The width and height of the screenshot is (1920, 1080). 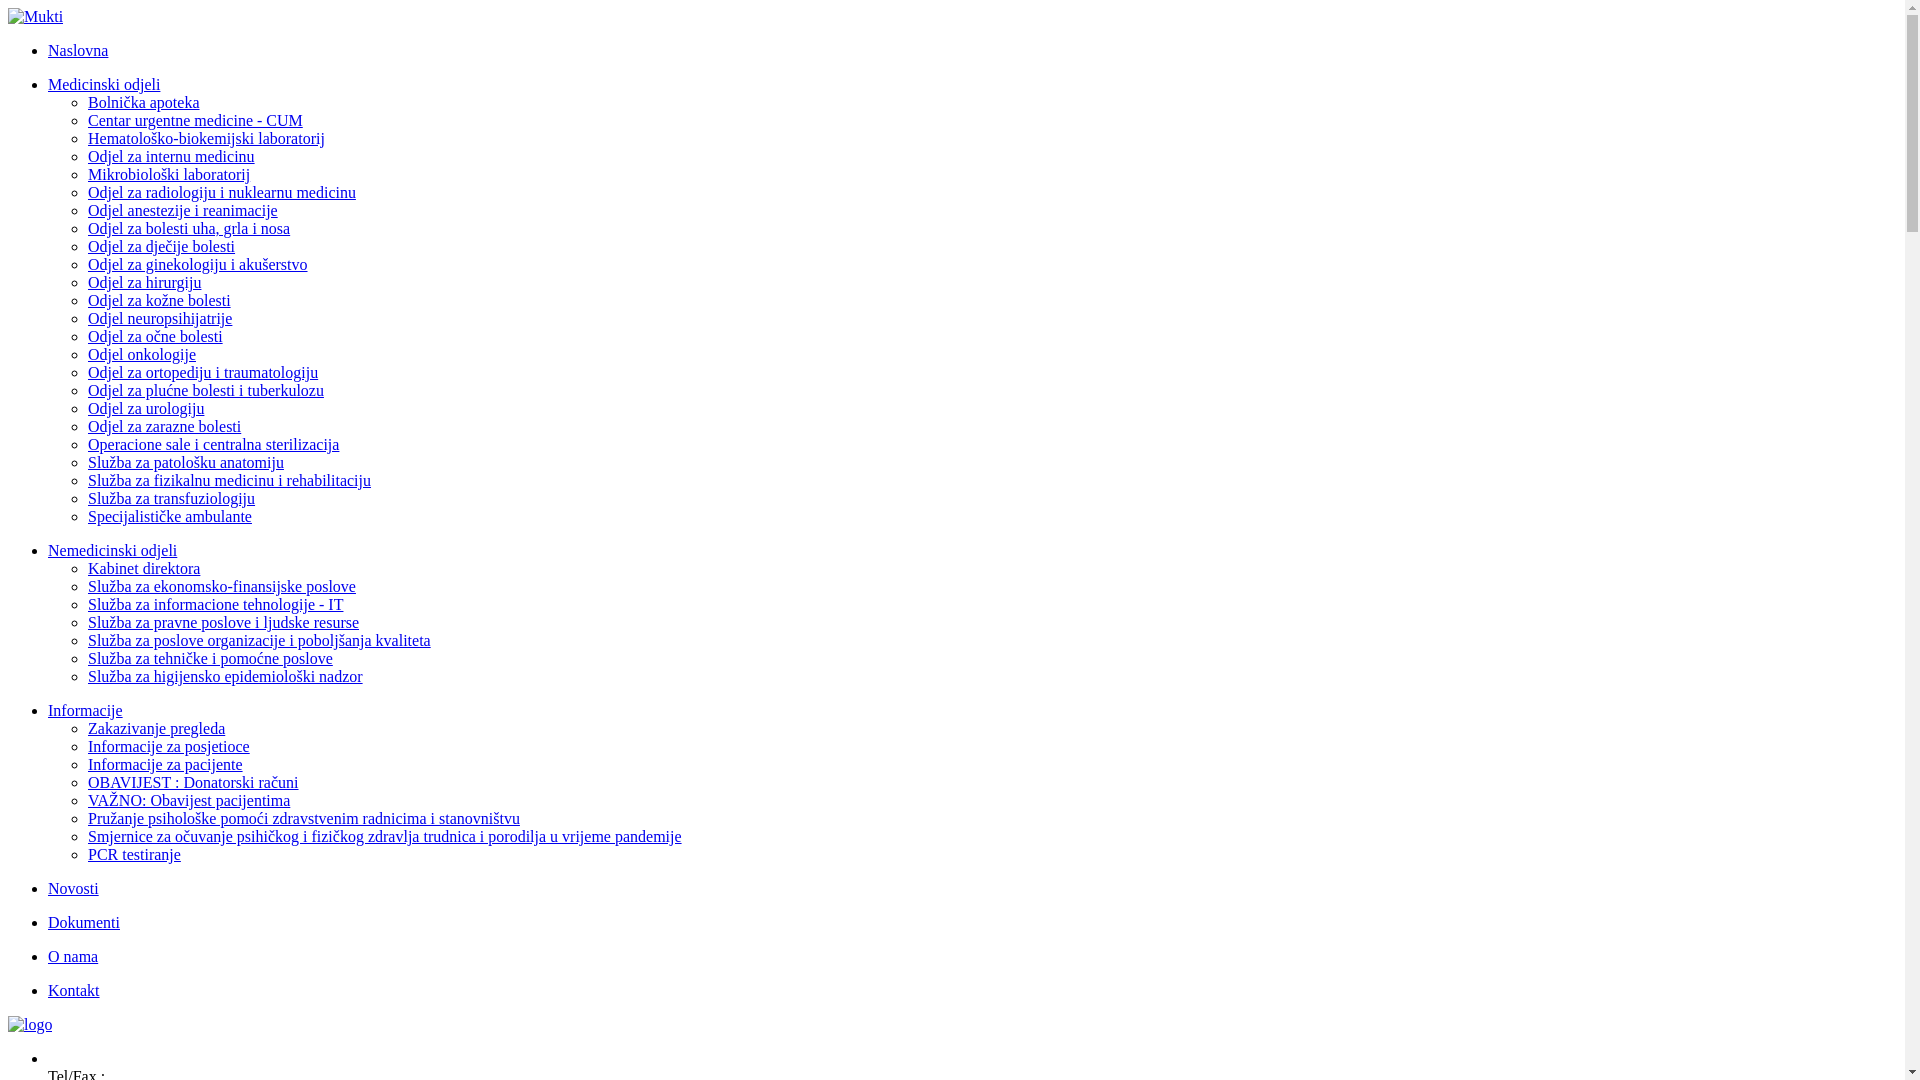 I want to click on 'Odjel za ortopediju i traumatologiju', so click(x=202, y=372).